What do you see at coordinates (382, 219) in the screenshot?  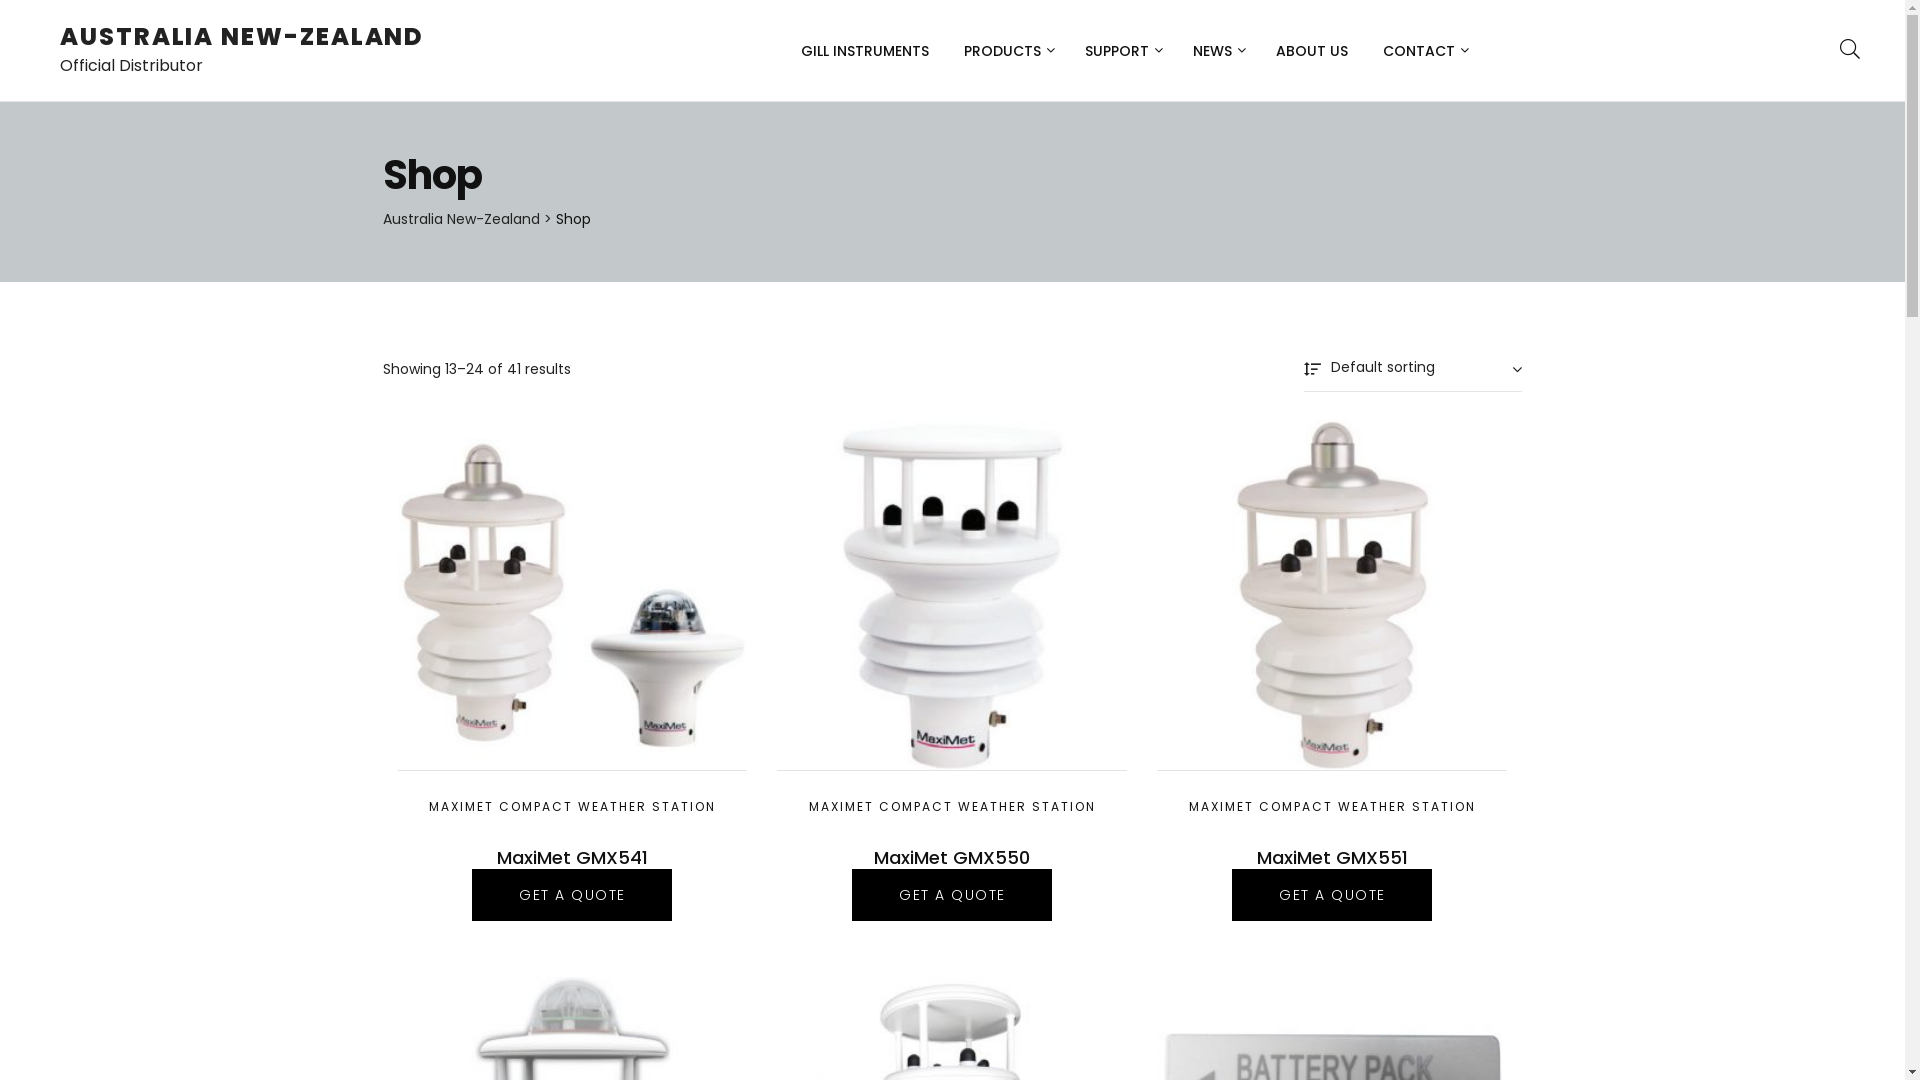 I see `'Australia New-Zealand'` at bounding box center [382, 219].